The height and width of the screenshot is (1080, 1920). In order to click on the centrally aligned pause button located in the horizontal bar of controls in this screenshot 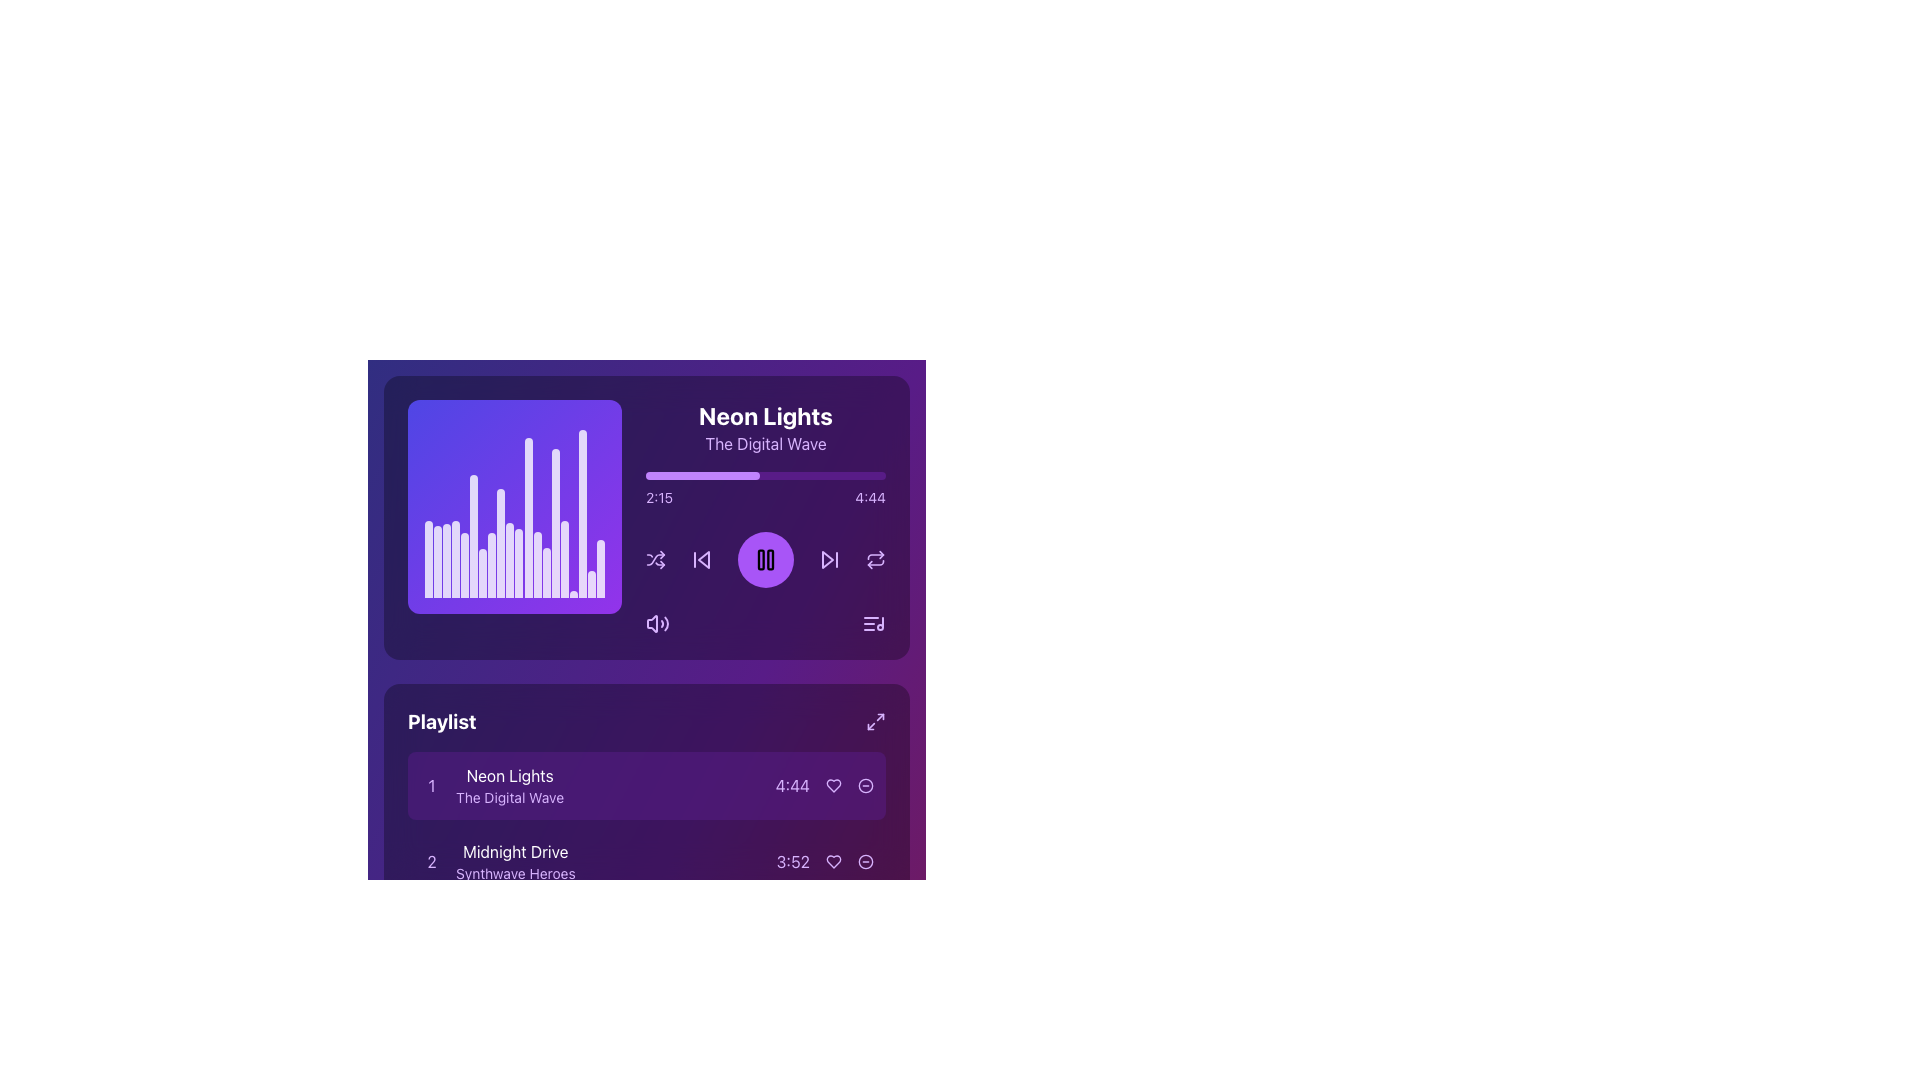, I will do `click(765, 559)`.